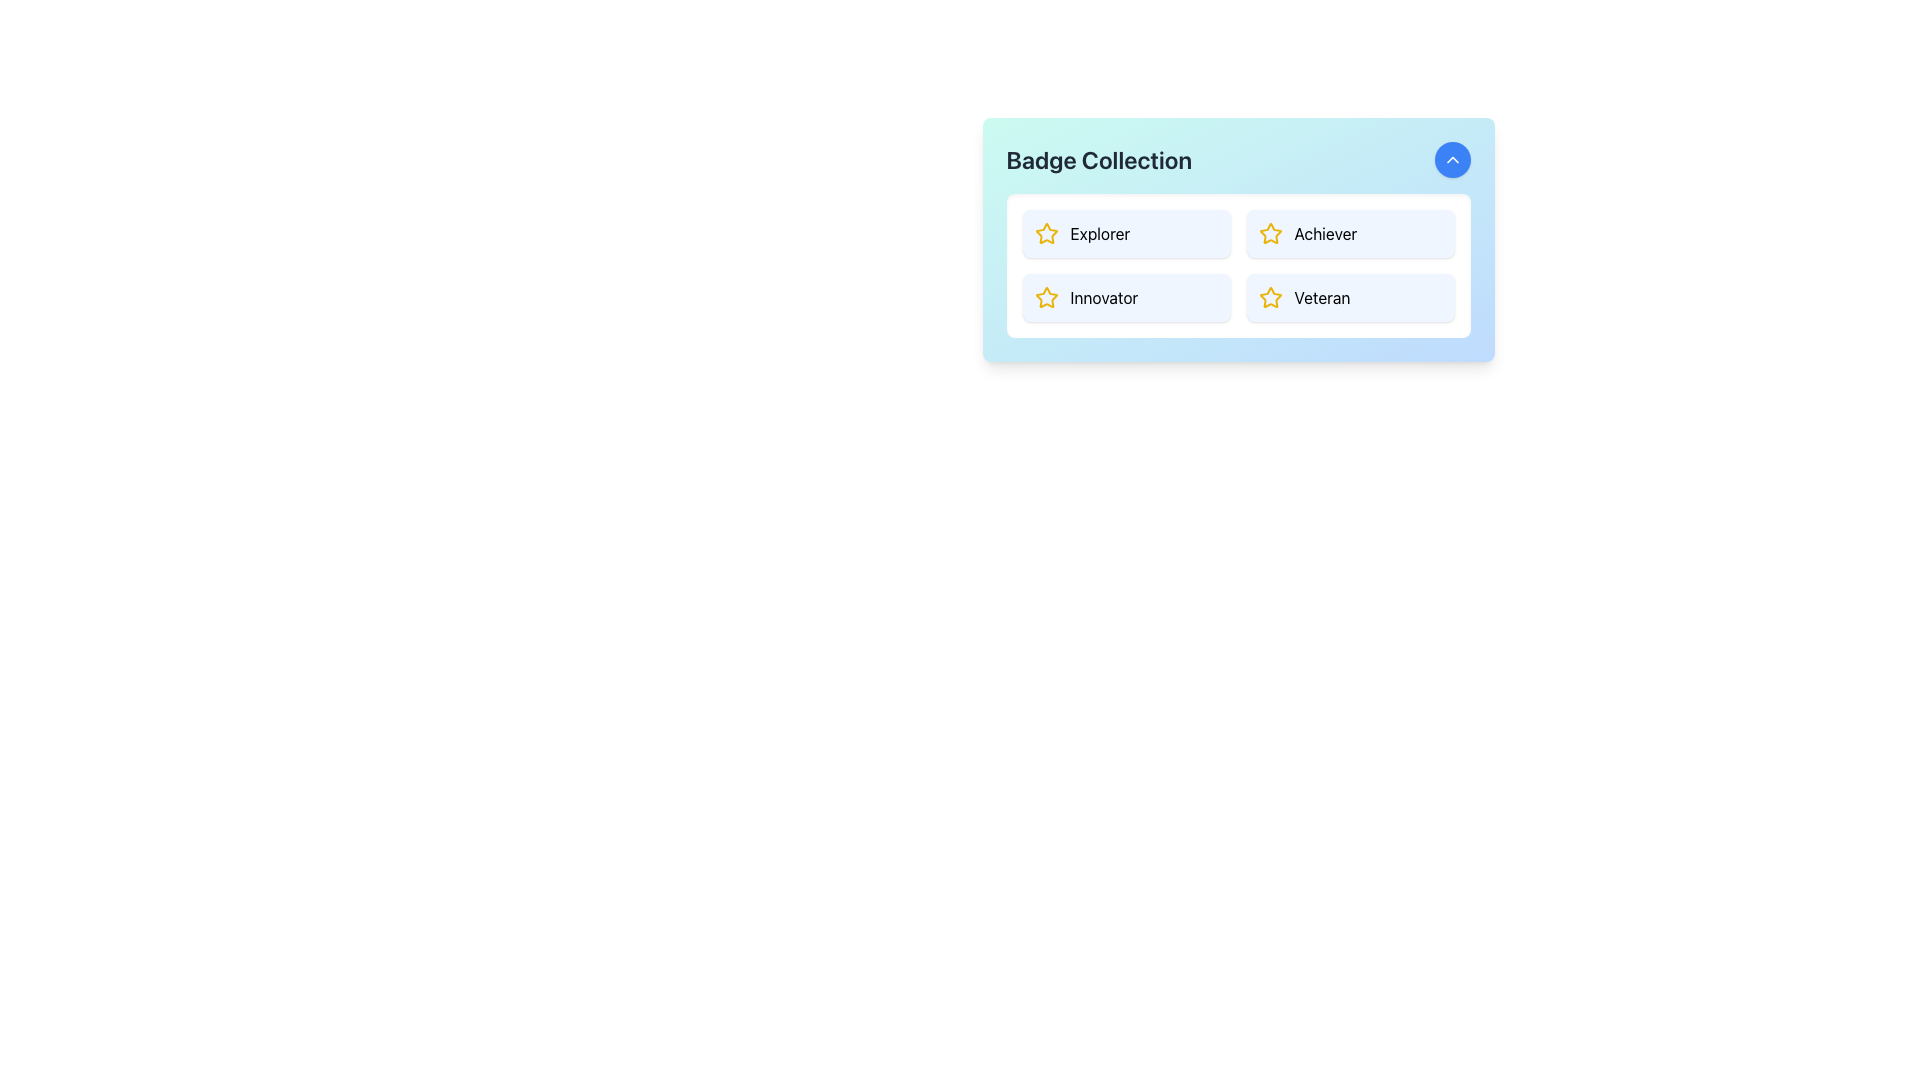 This screenshot has height=1080, width=1920. Describe the element at coordinates (1325, 233) in the screenshot. I see `the text label 'Achiever' which is part of a horizontally aligned badge layout, located inside the second badge of the second row, next to a star icon and on a blue rounded rectangle background` at that location.